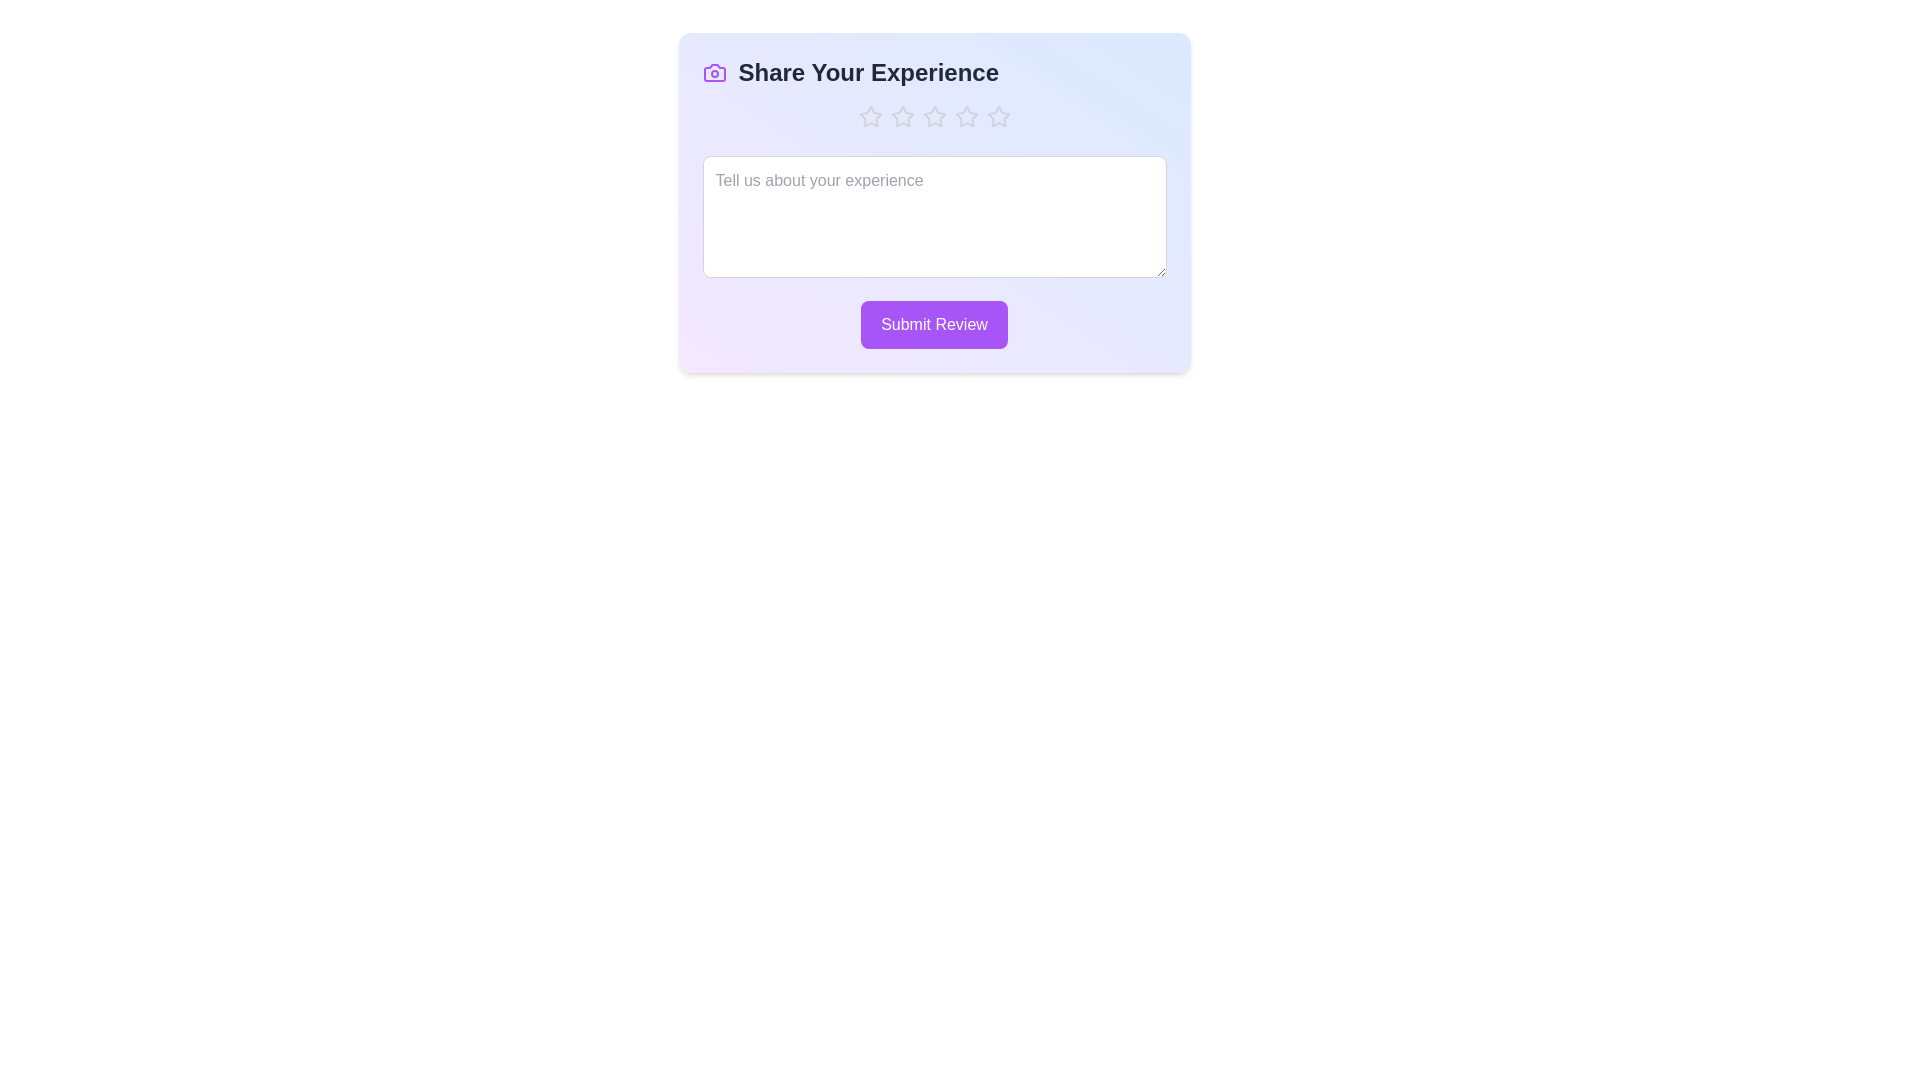 This screenshot has height=1080, width=1920. I want to click on the 'Submit Review' button to submit the review, so click(933, 323).